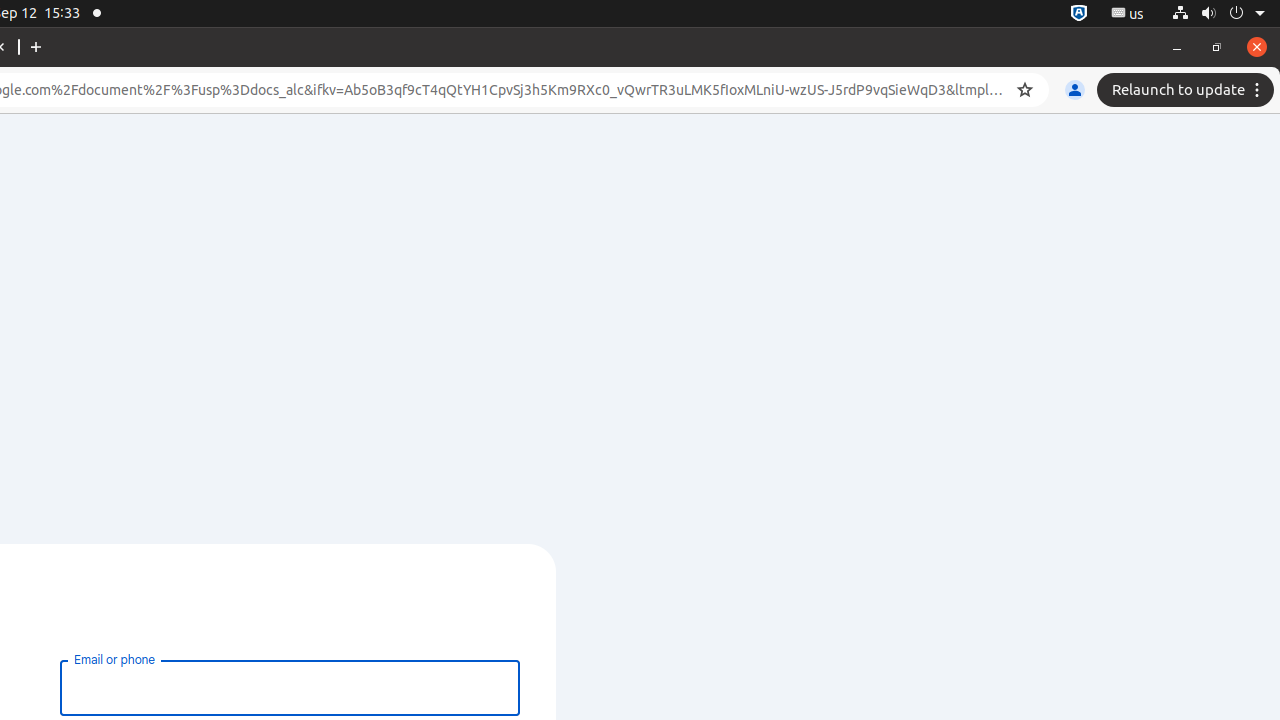 The image size is (1280, 720). Describe the element at coordinates (1188, 90) in the screenshot. I see `'Relaunch to update'` at that location.